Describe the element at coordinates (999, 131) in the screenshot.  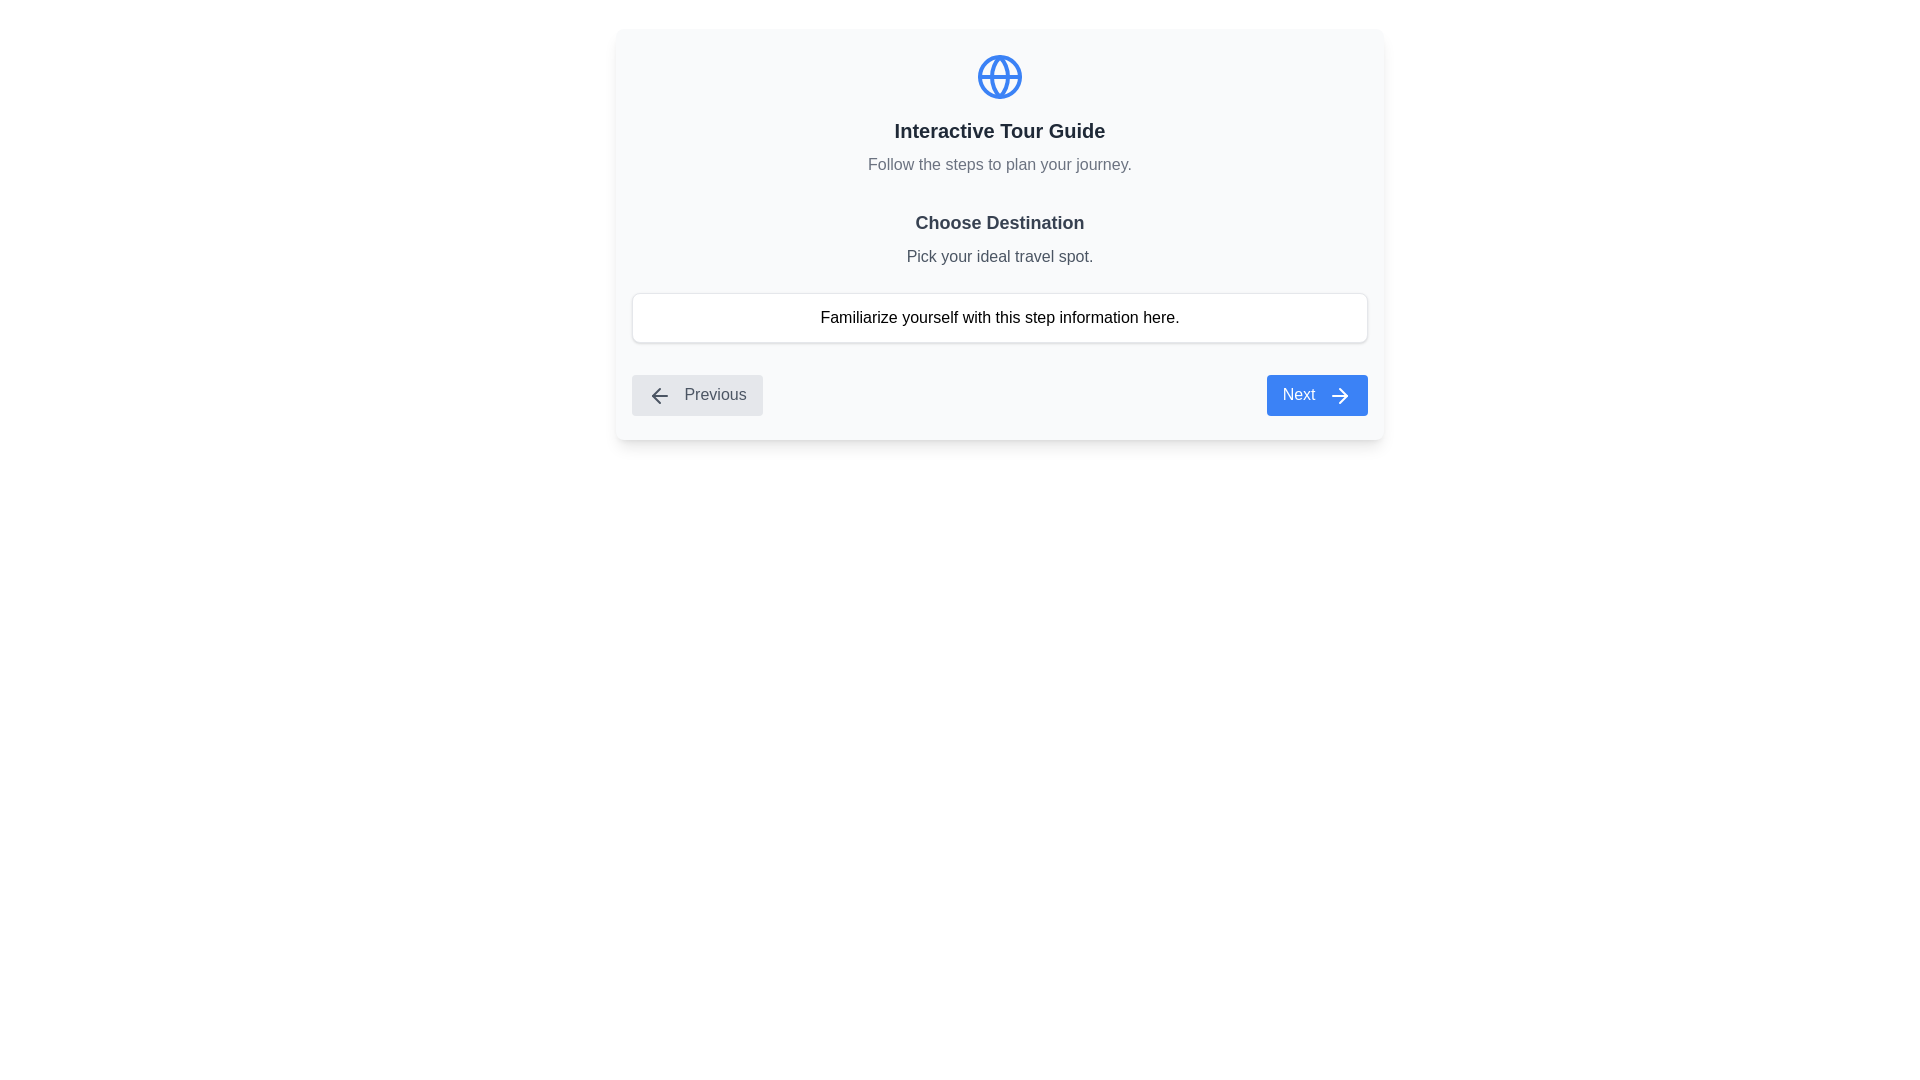
I see `text of the heading located centrally below the globe icon and above the smaller informational text` at that location.